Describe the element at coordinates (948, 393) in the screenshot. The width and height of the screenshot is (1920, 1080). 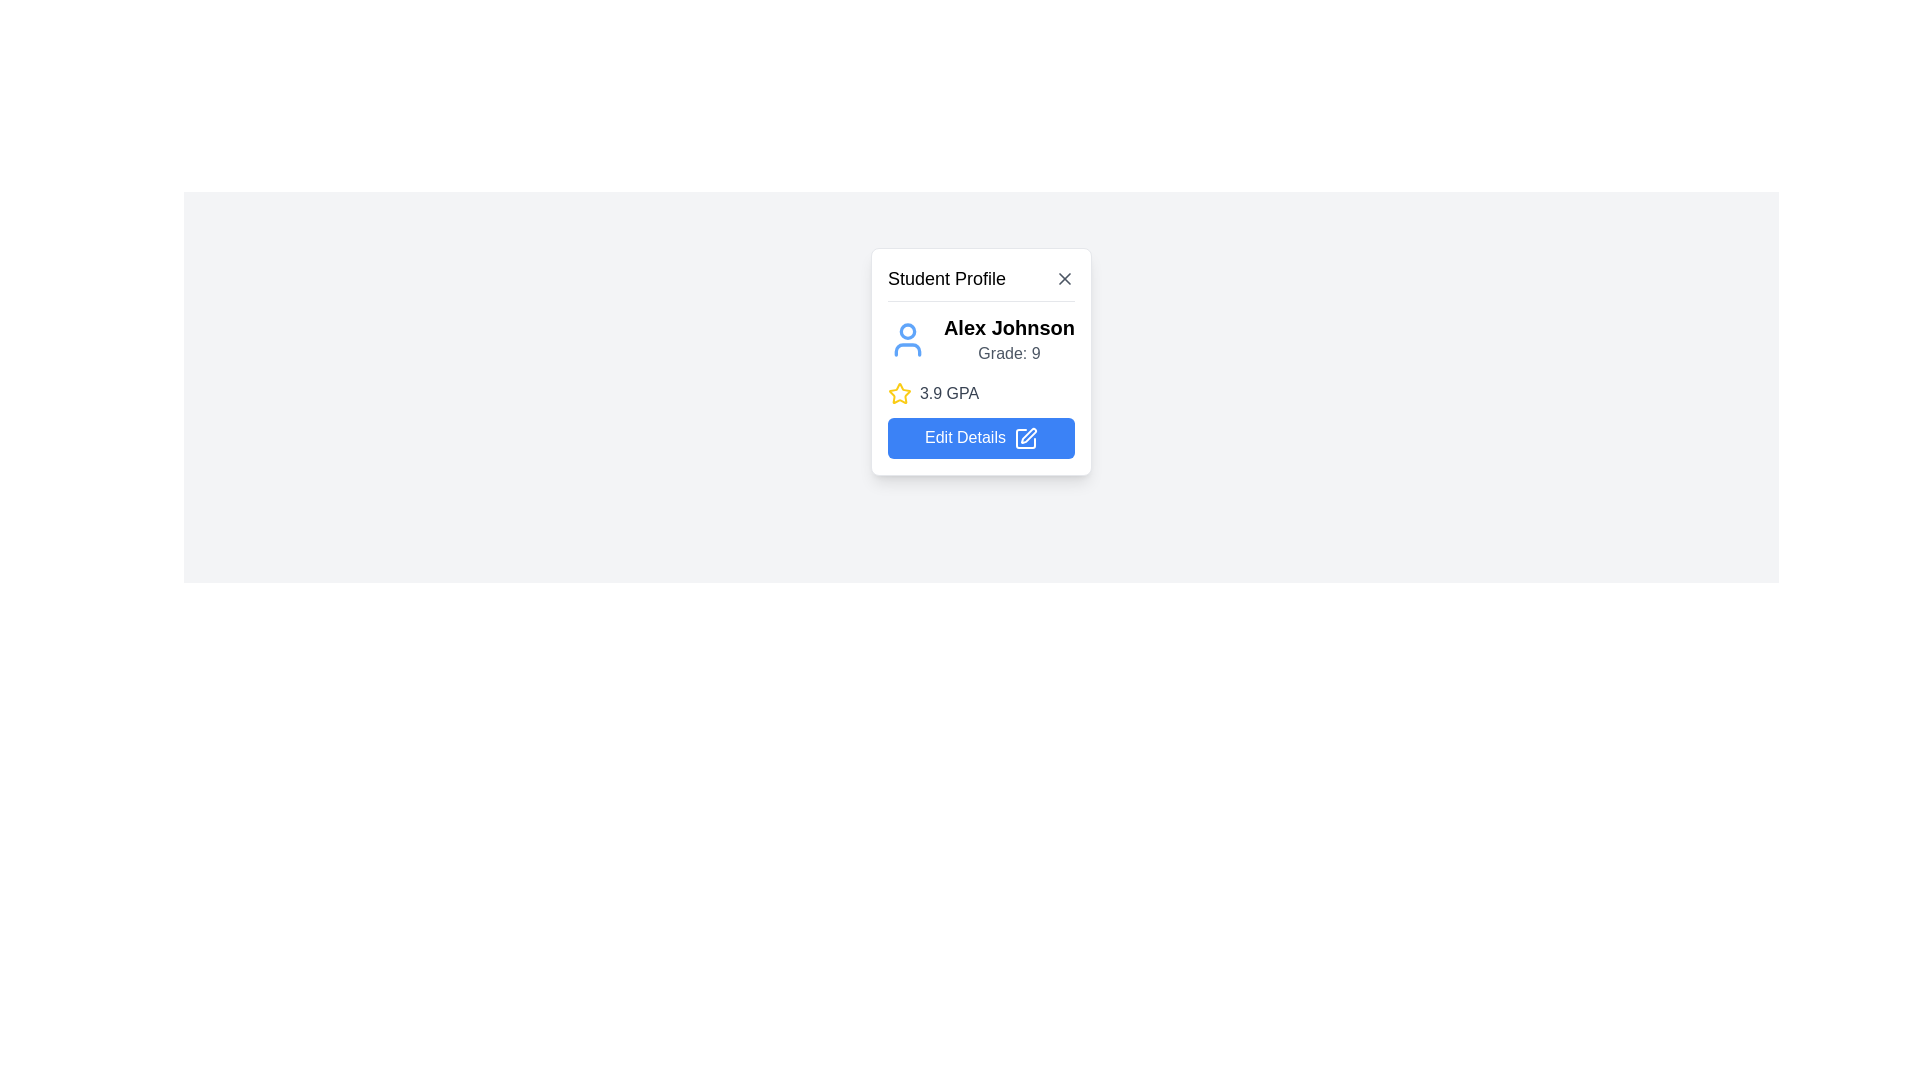
I see `the Text Label displaying '3.9 GPA', which is positioned in the 'Student Profile' card, to the right of a yellow star icon` at that location.